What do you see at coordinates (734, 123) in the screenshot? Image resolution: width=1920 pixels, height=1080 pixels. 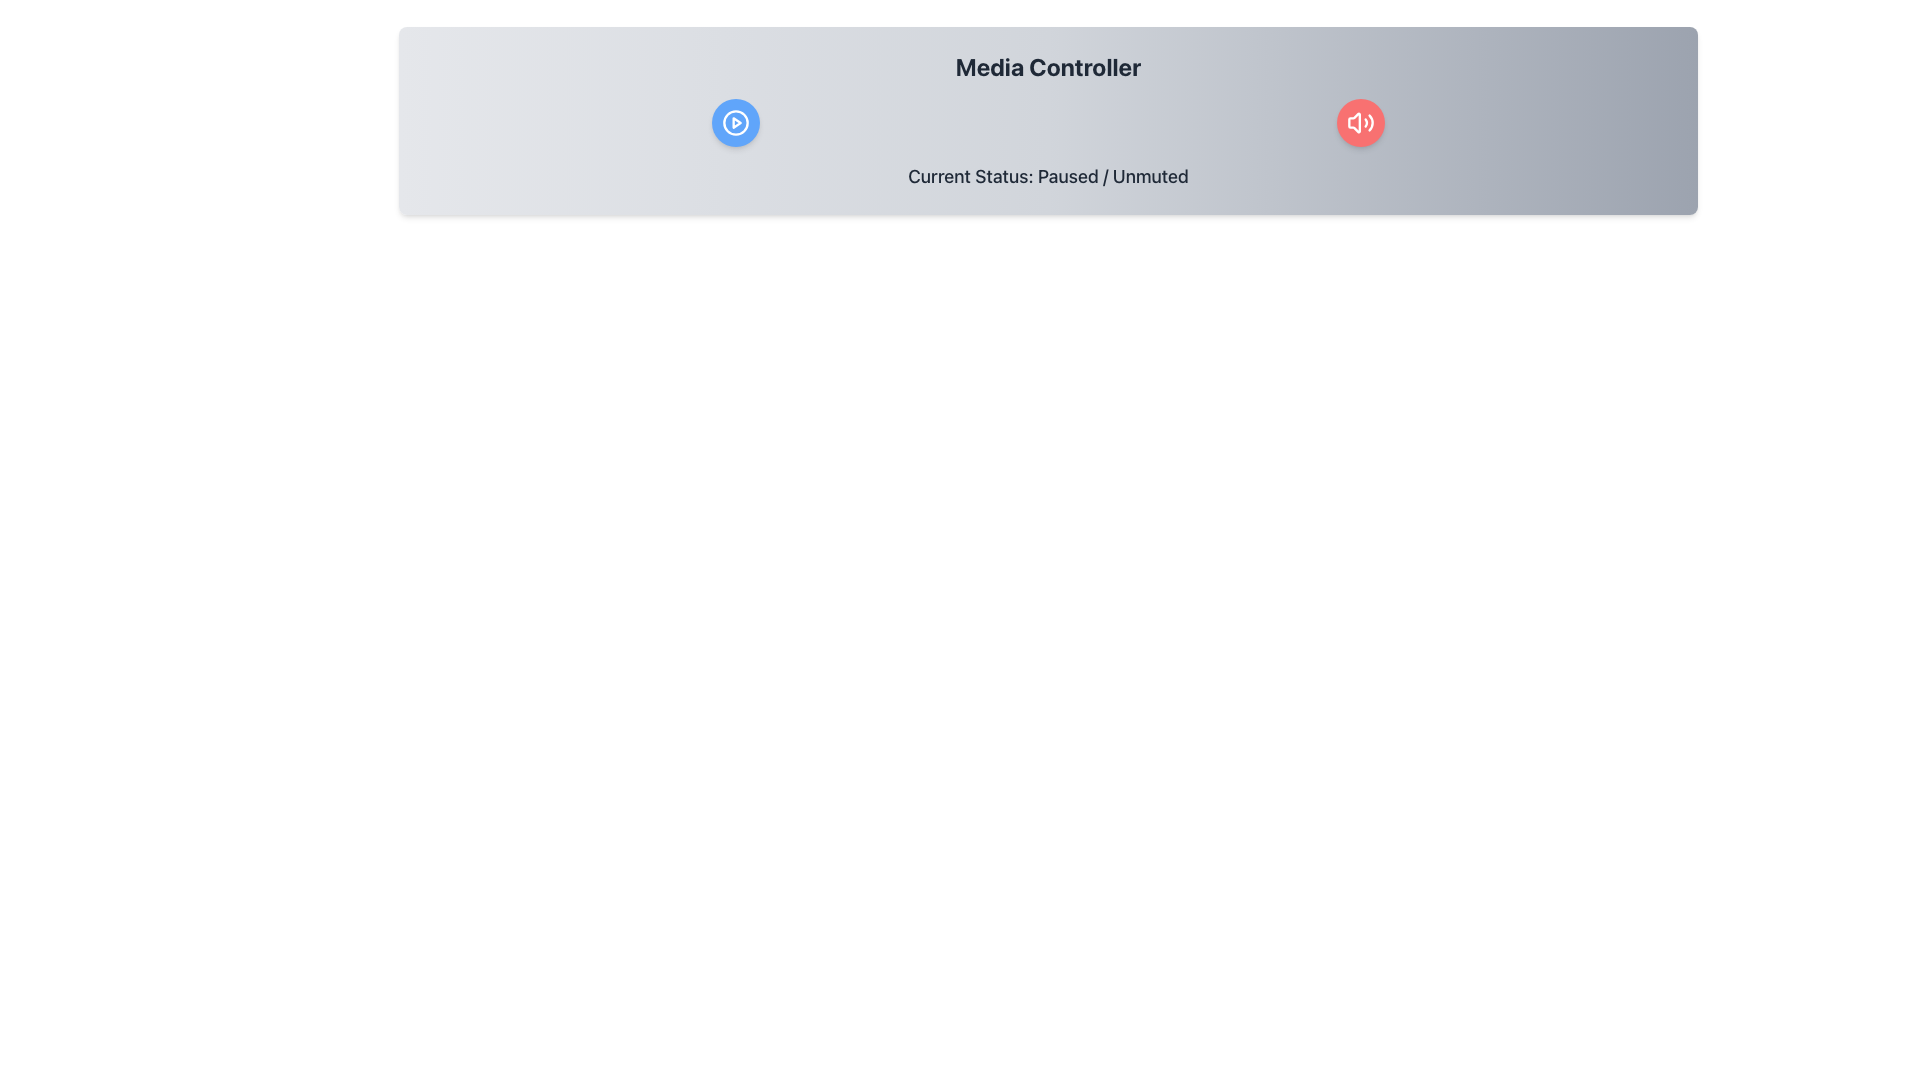 I see `the circular border element within the left play button in the media controller interface, located to the left of the 'Media Controller' header` at bounding box center [734, 123].